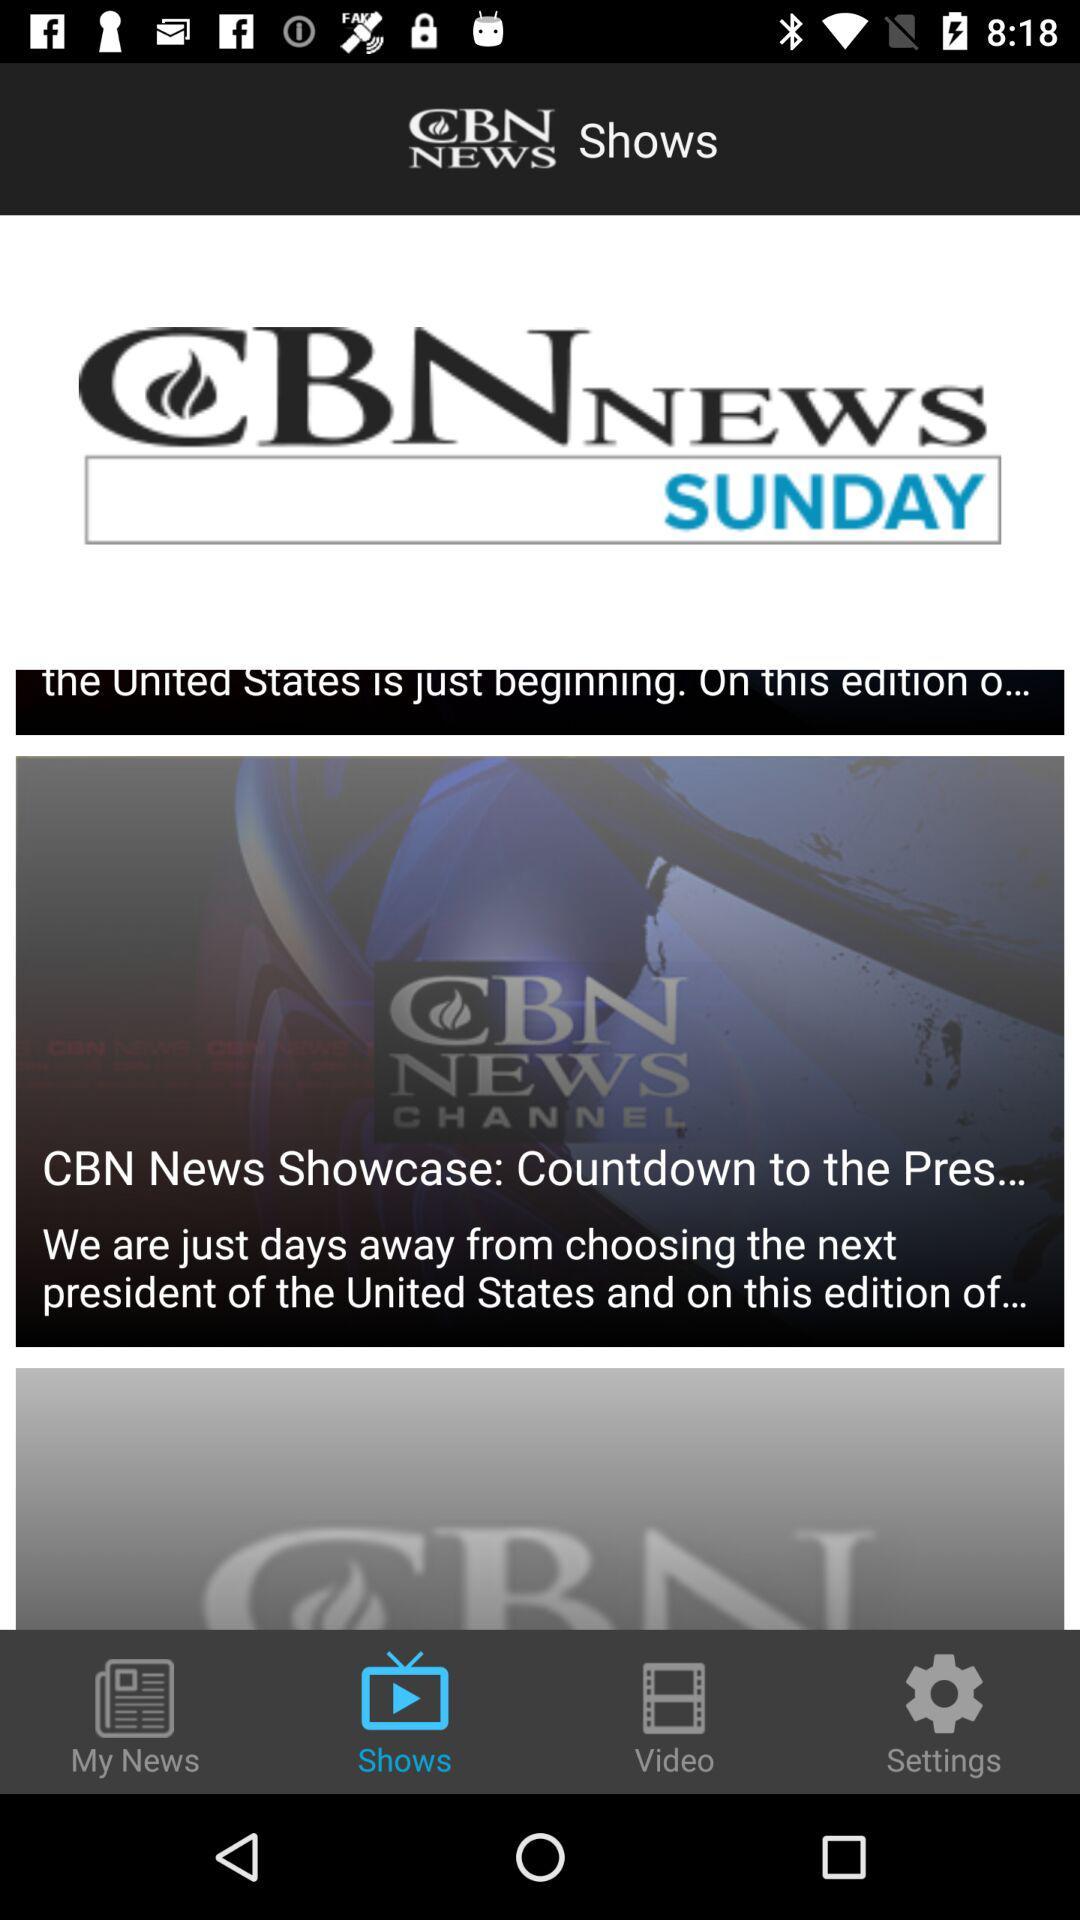 Image resolution: width=1080 pixels, height=1920 pixels. I want to click on the settings, so click(944, 1712).